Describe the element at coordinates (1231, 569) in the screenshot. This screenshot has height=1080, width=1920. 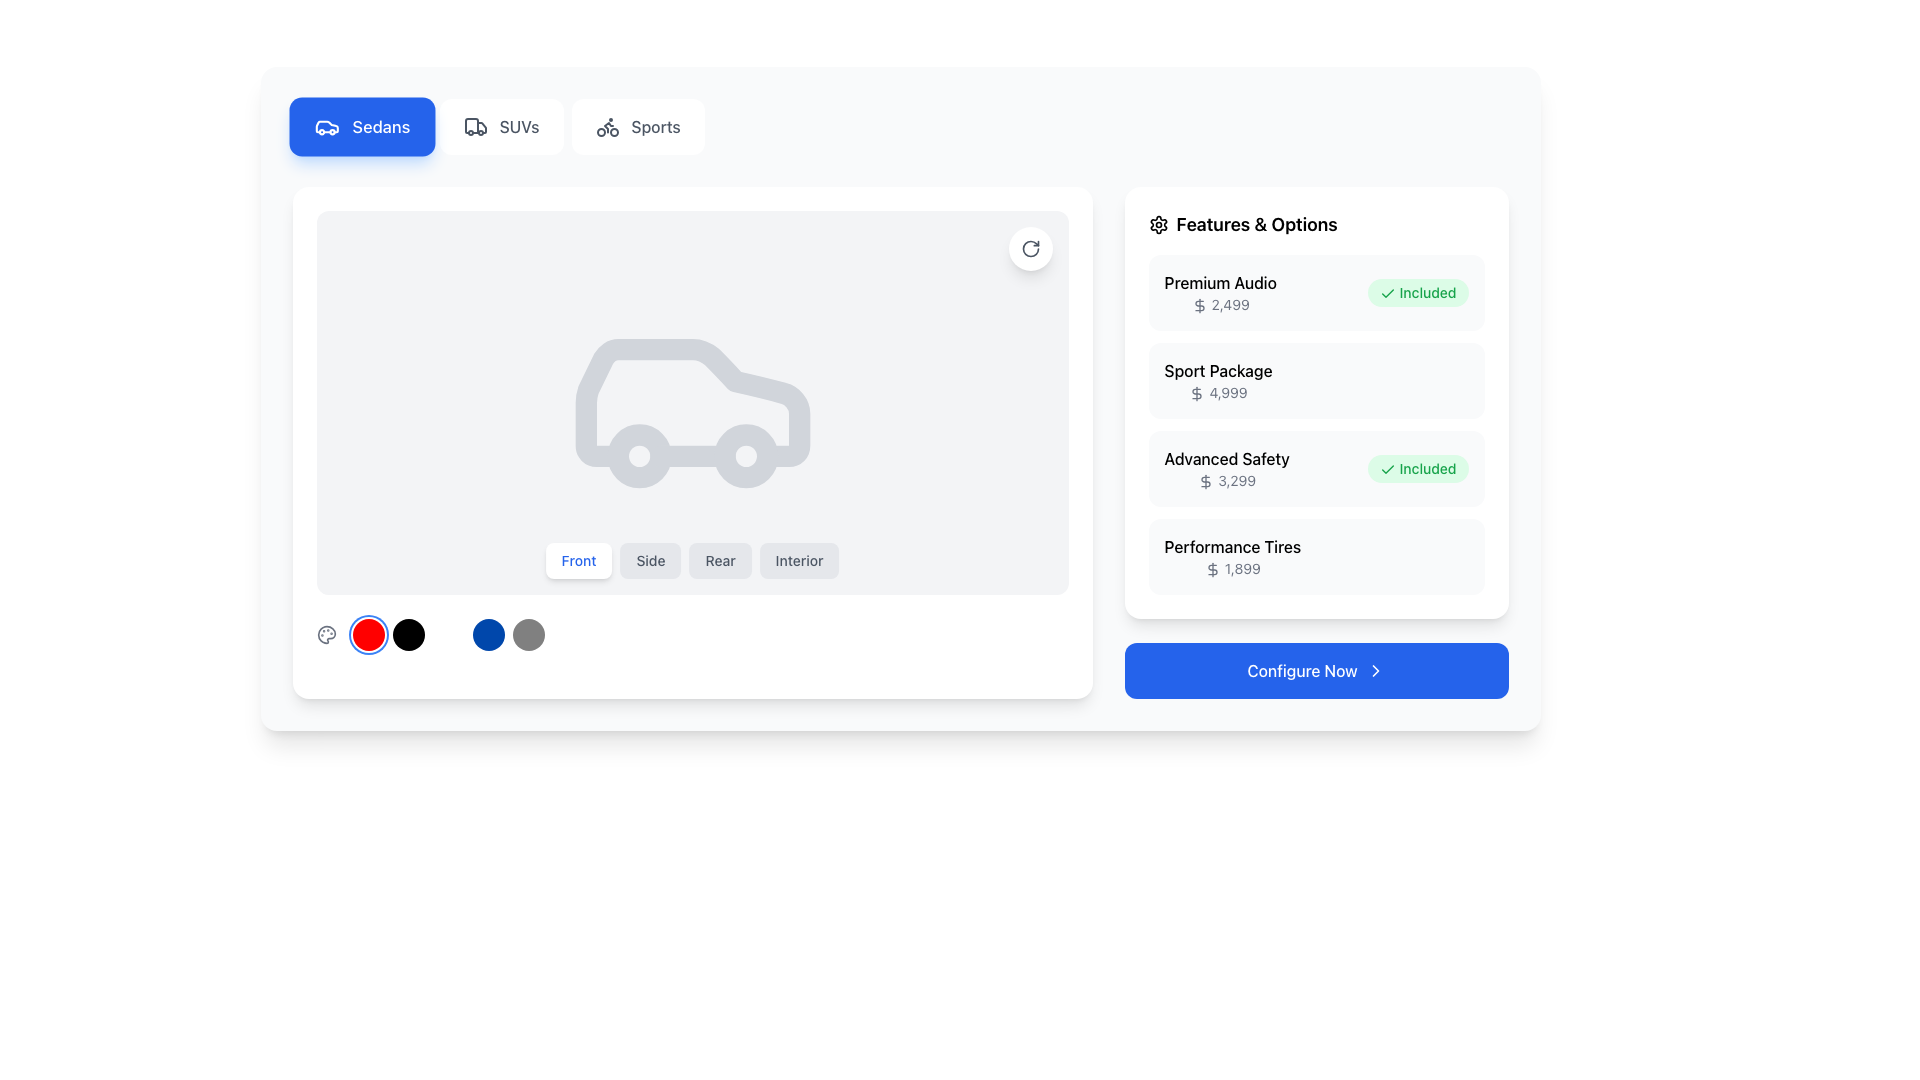
I see `the price label for the 'Performance Tires' option located in the 'Features & Options' panel, which provides contextual information about its value` at that location.